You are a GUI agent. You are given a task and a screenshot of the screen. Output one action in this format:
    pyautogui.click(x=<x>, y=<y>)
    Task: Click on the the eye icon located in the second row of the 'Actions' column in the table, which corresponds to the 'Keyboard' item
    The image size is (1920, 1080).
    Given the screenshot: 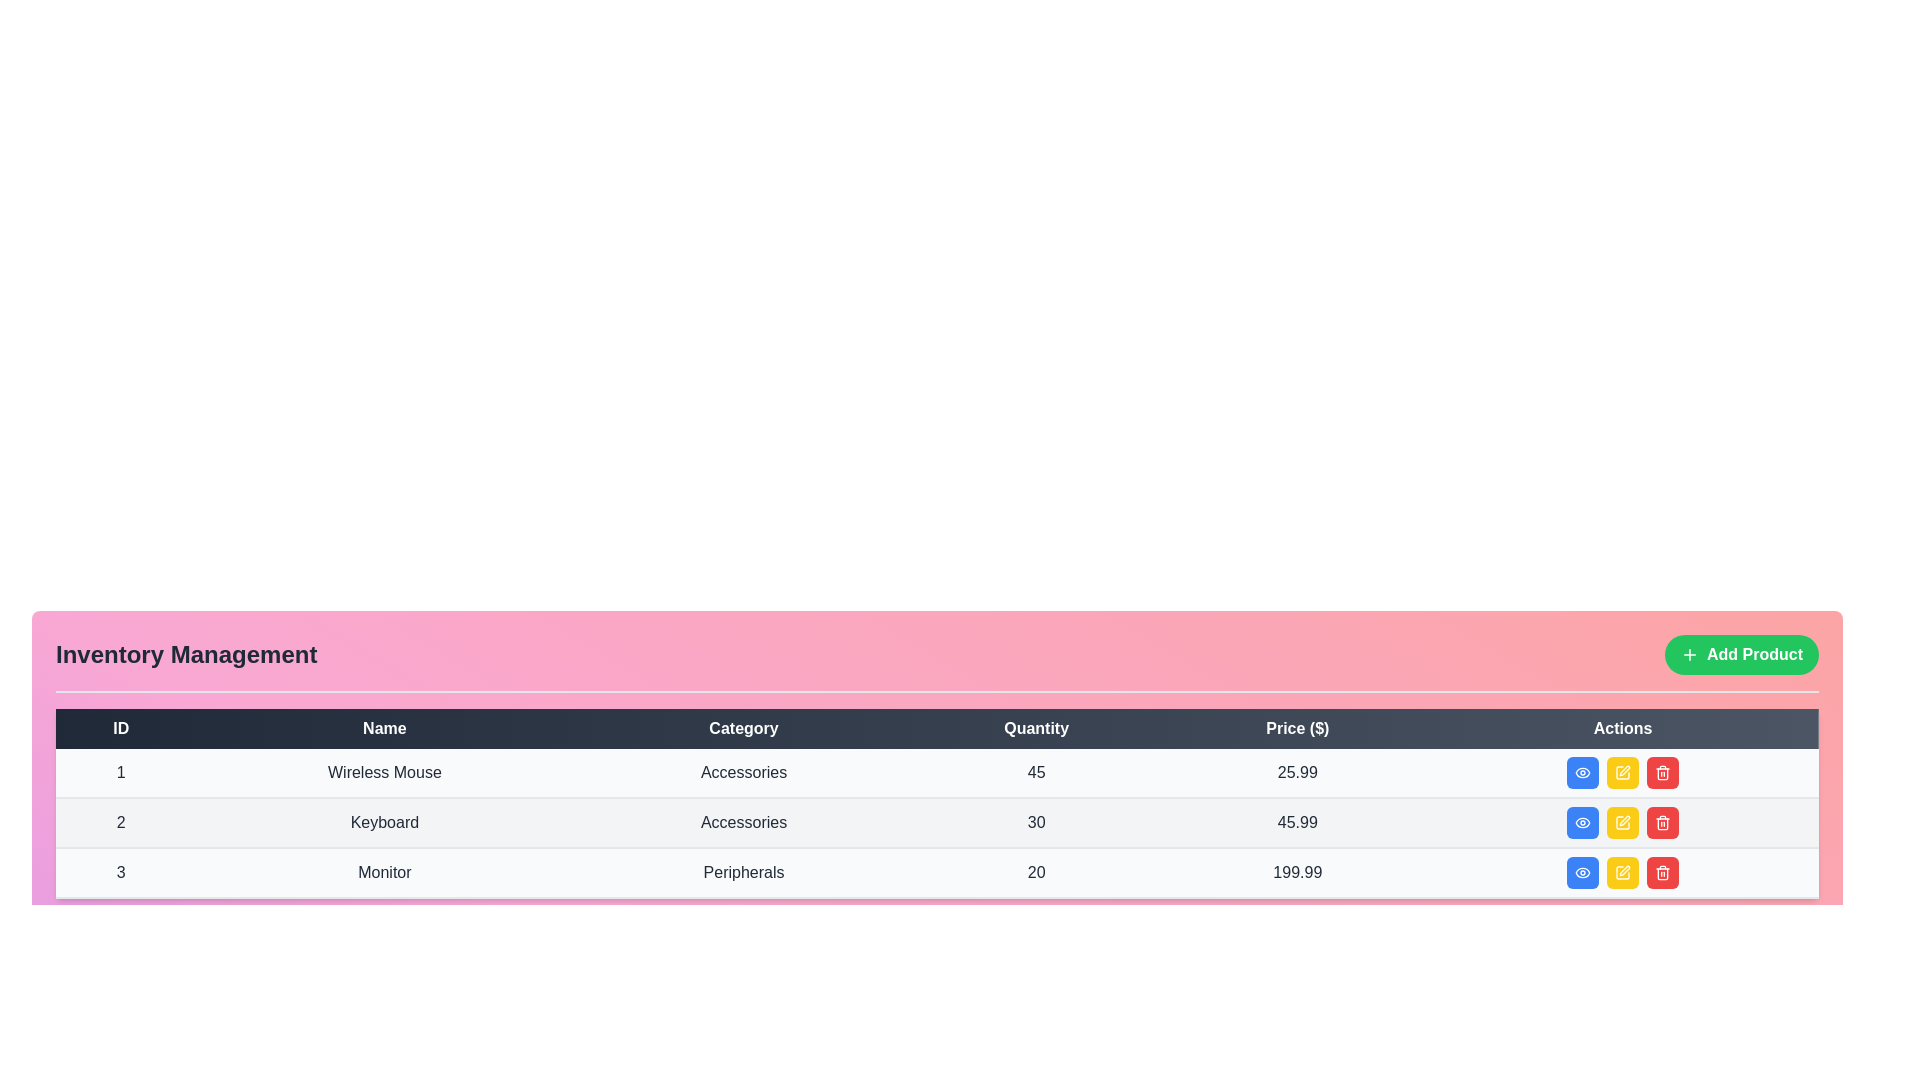 What is the action you would take?
    pyautogui.click(x=1582, y=822)
    